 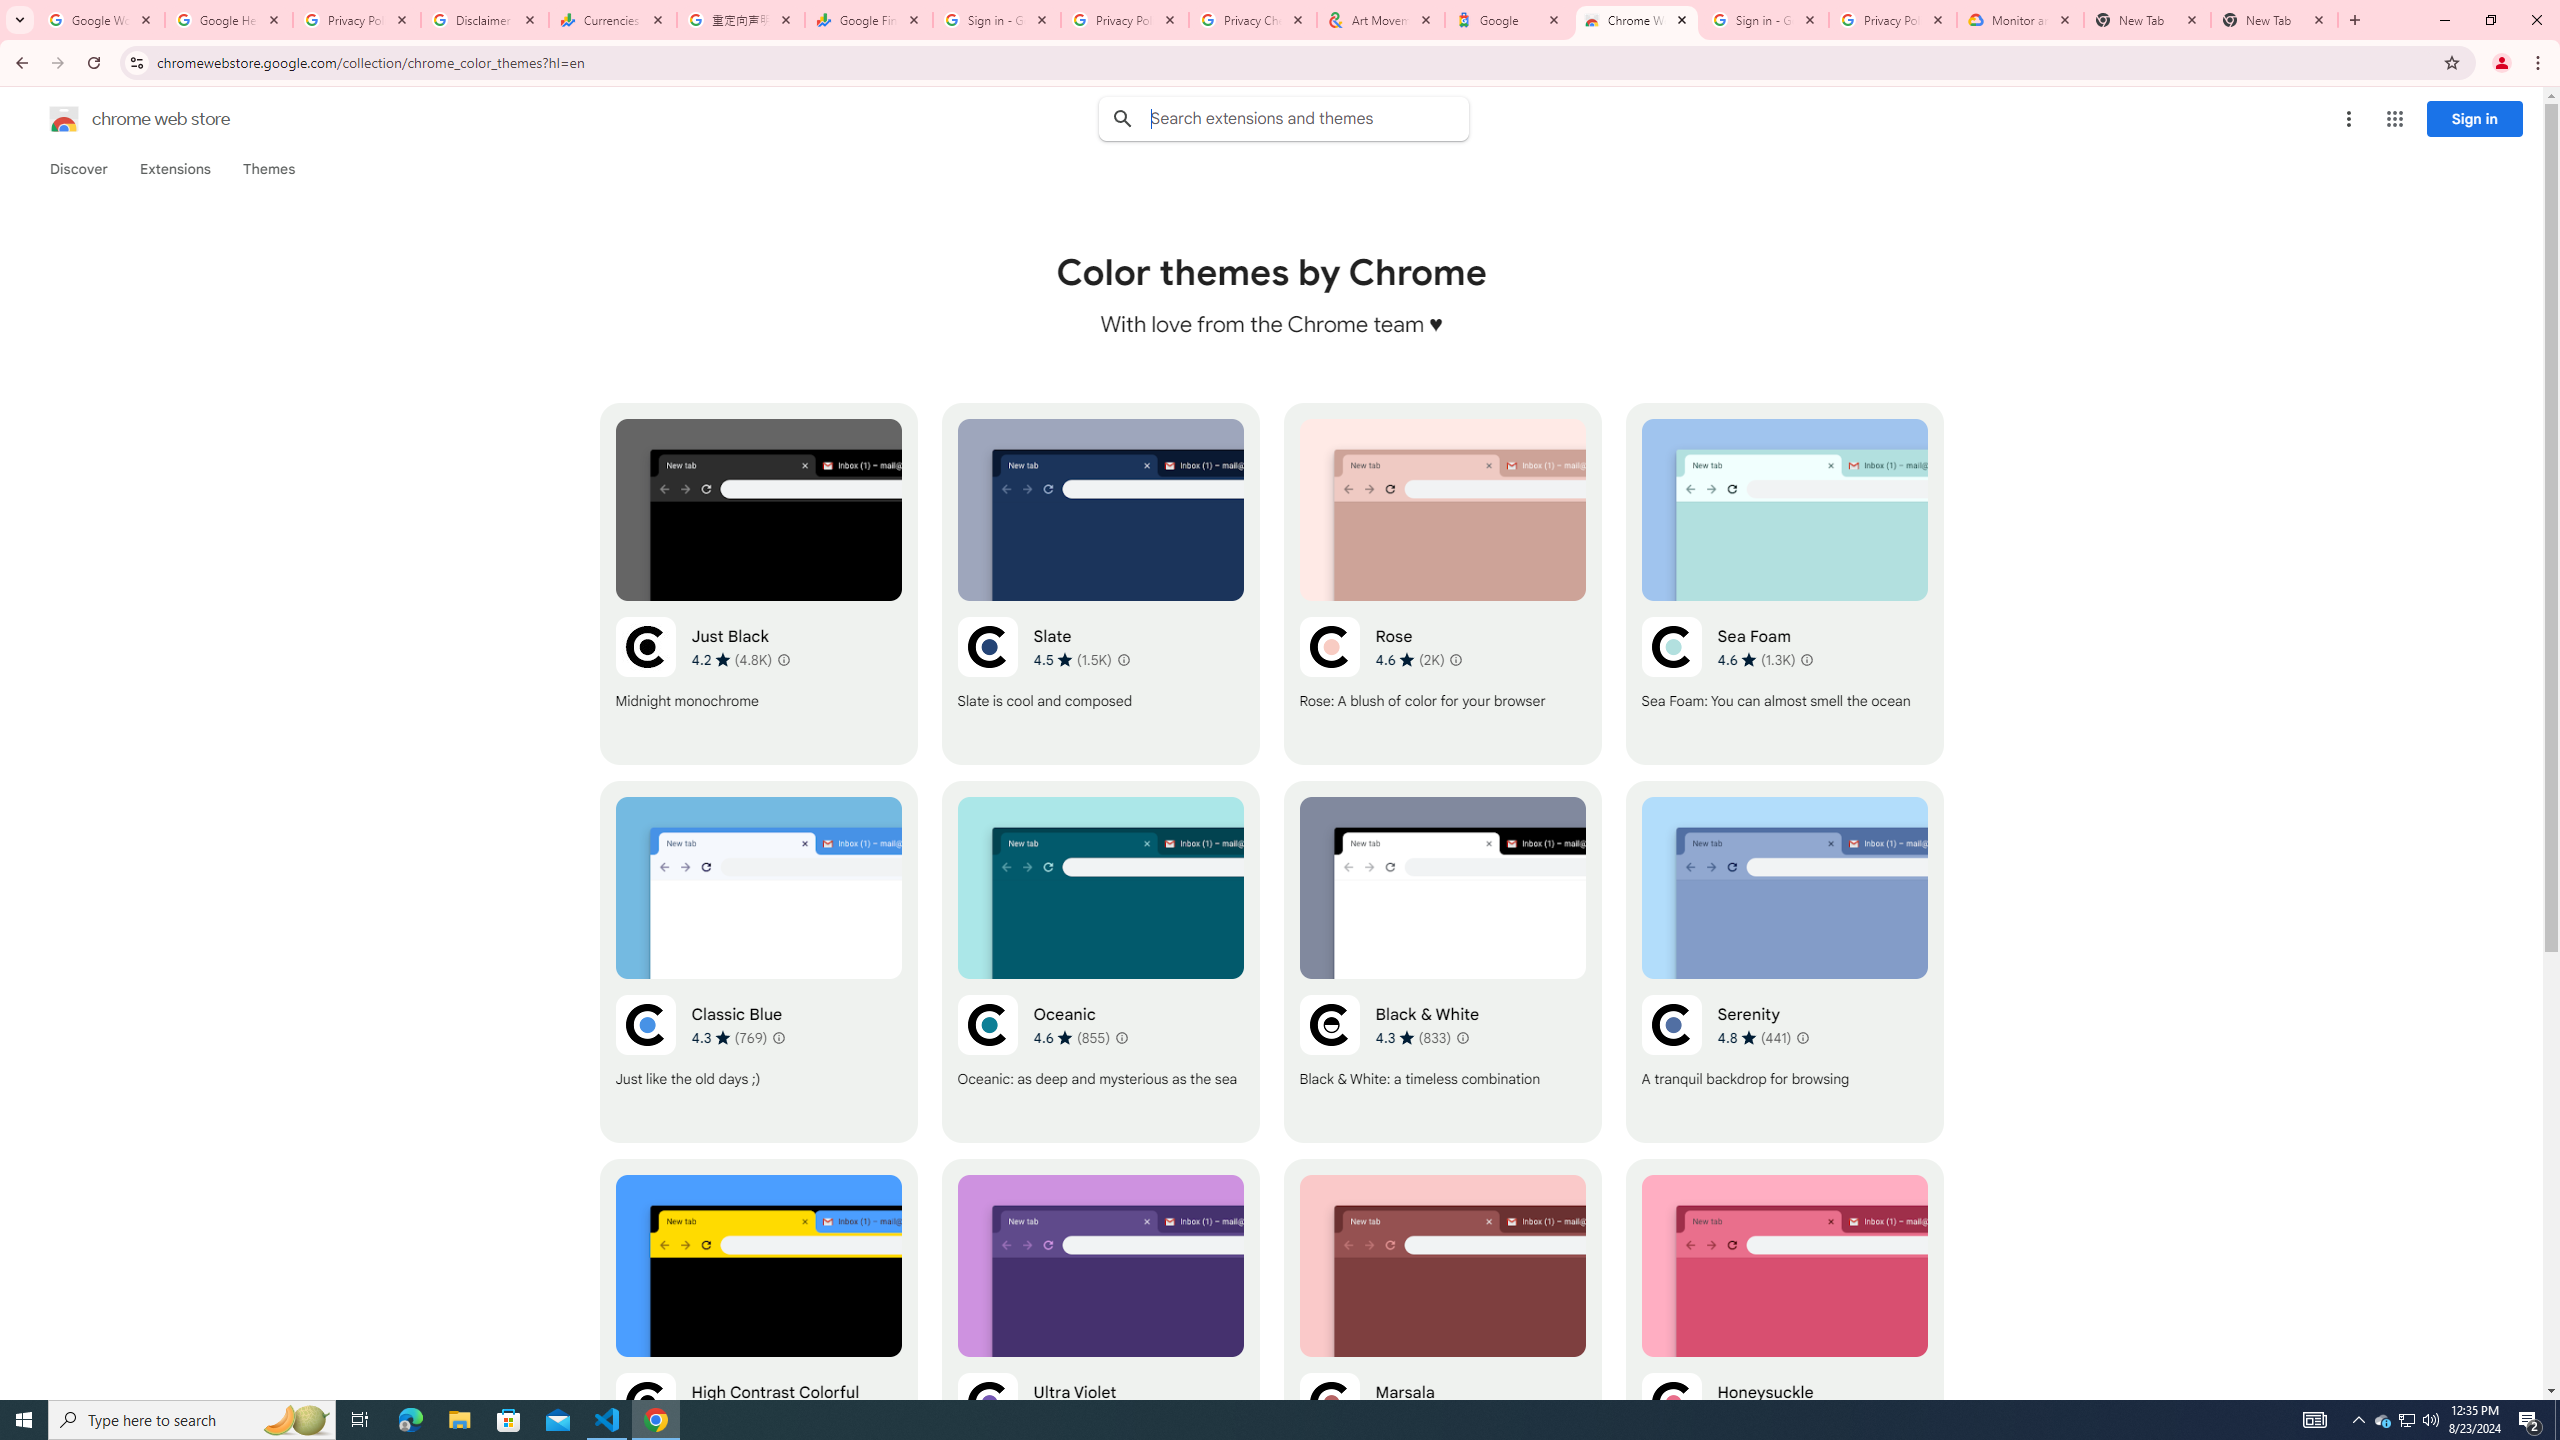 I want to click on 'Themes', so click(x=268, y=168).